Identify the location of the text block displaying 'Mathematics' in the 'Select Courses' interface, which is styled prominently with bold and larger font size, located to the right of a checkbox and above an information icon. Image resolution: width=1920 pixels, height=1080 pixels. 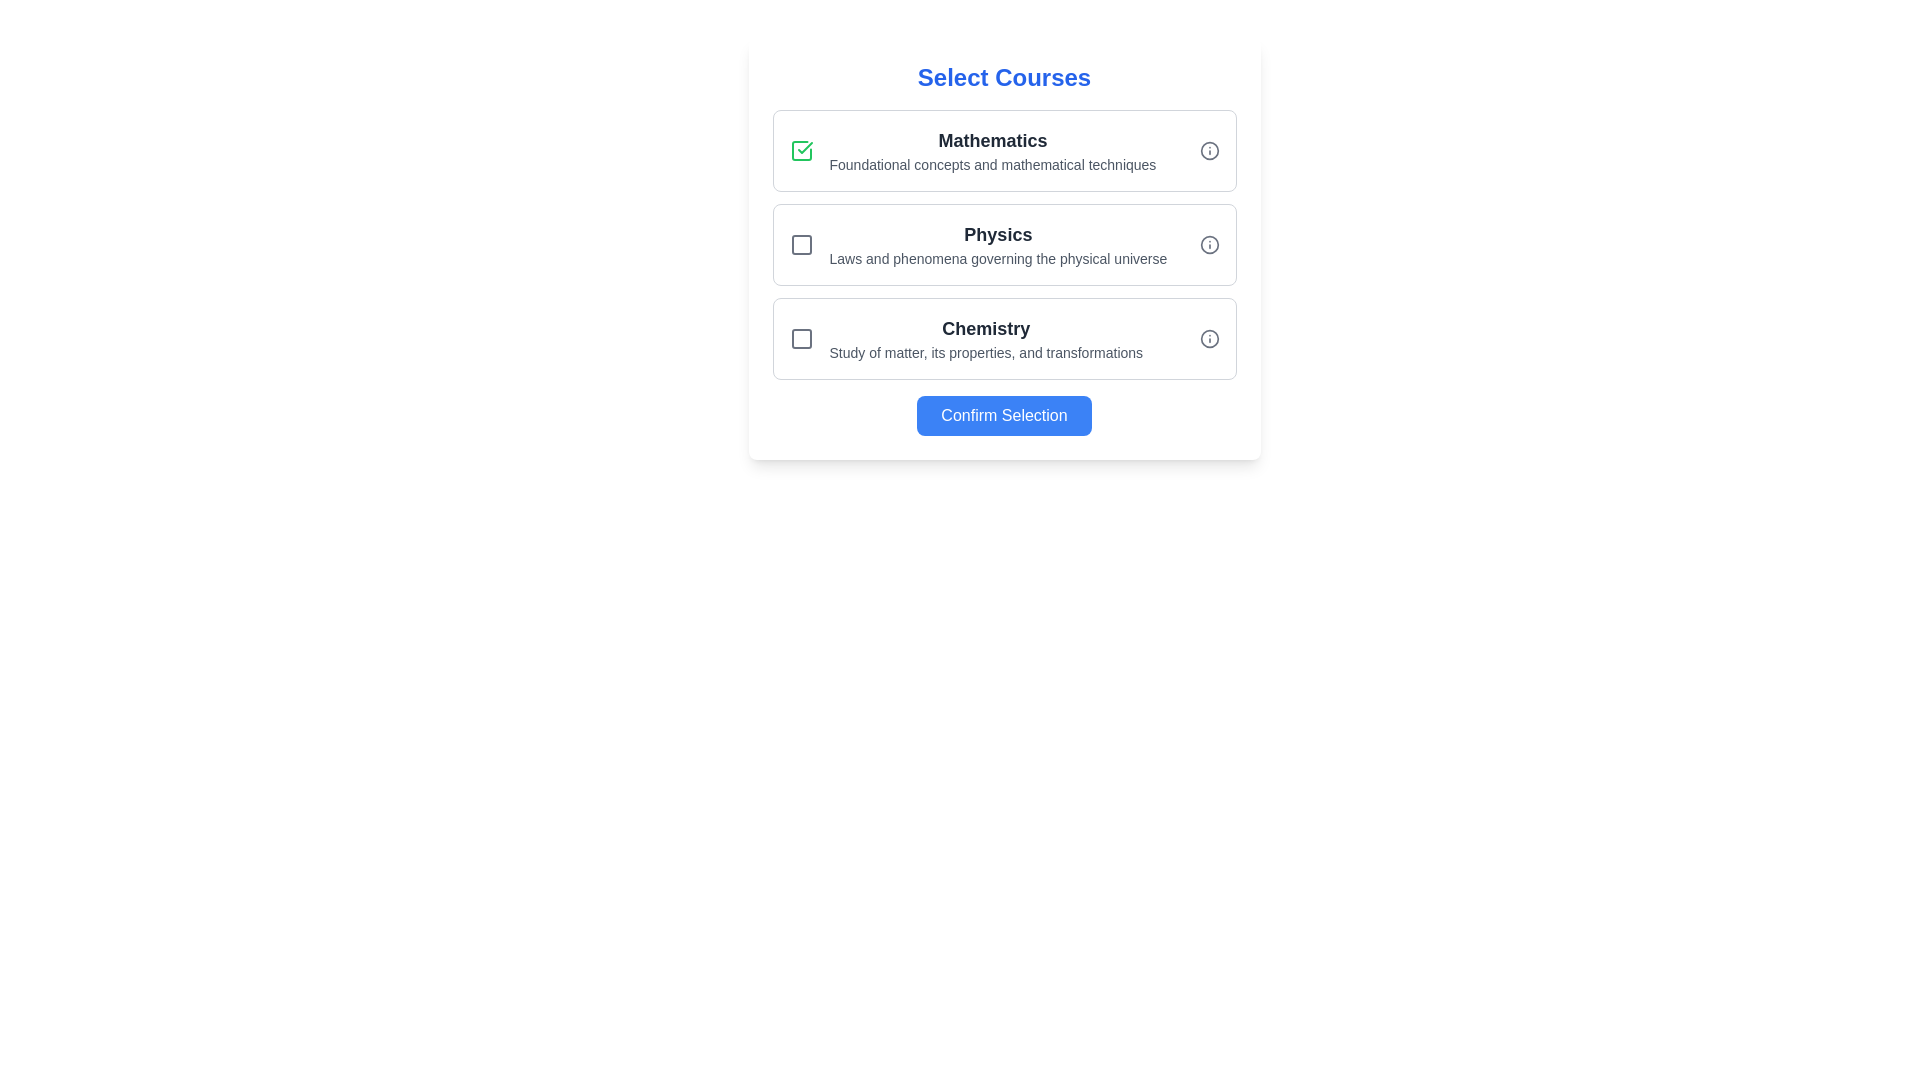
(993, 149).